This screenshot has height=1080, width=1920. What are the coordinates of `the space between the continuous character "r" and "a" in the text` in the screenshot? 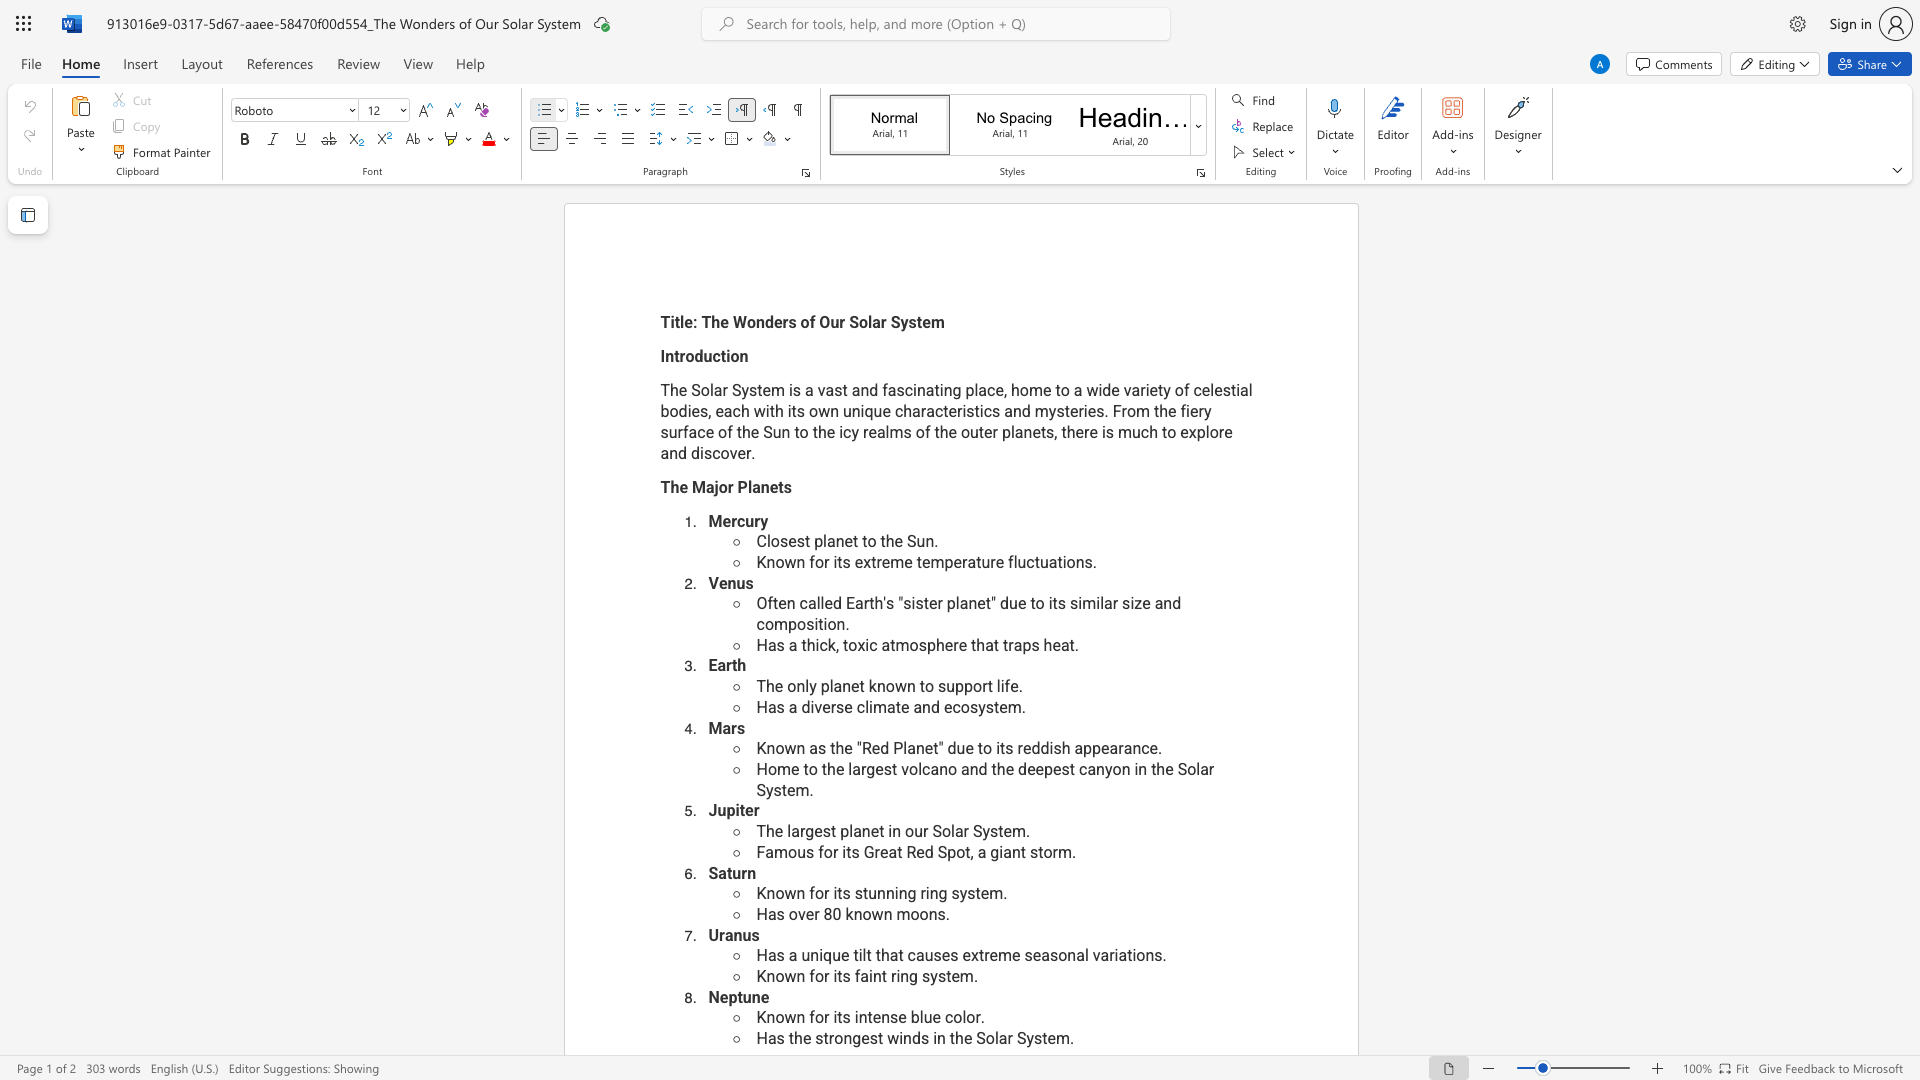 It's located at (1124, 748).